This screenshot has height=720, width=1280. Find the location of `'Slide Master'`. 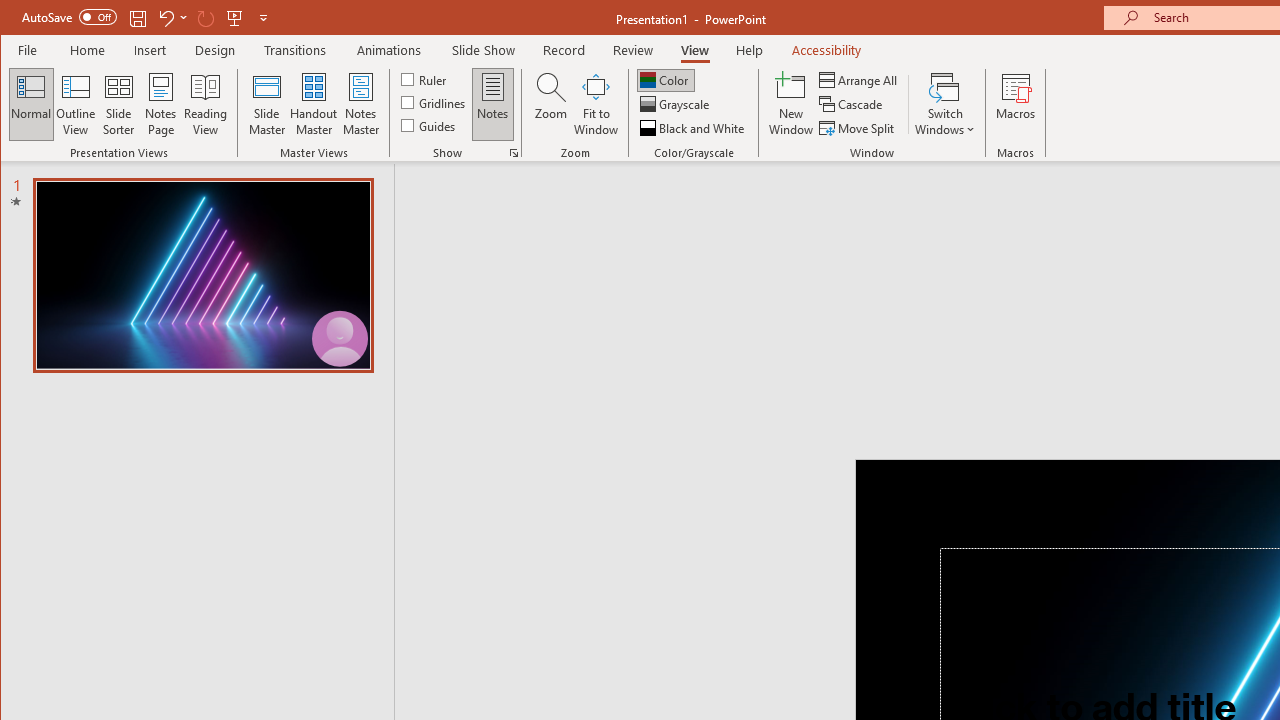

'Slide Master' is located at coordinates (265, 104).